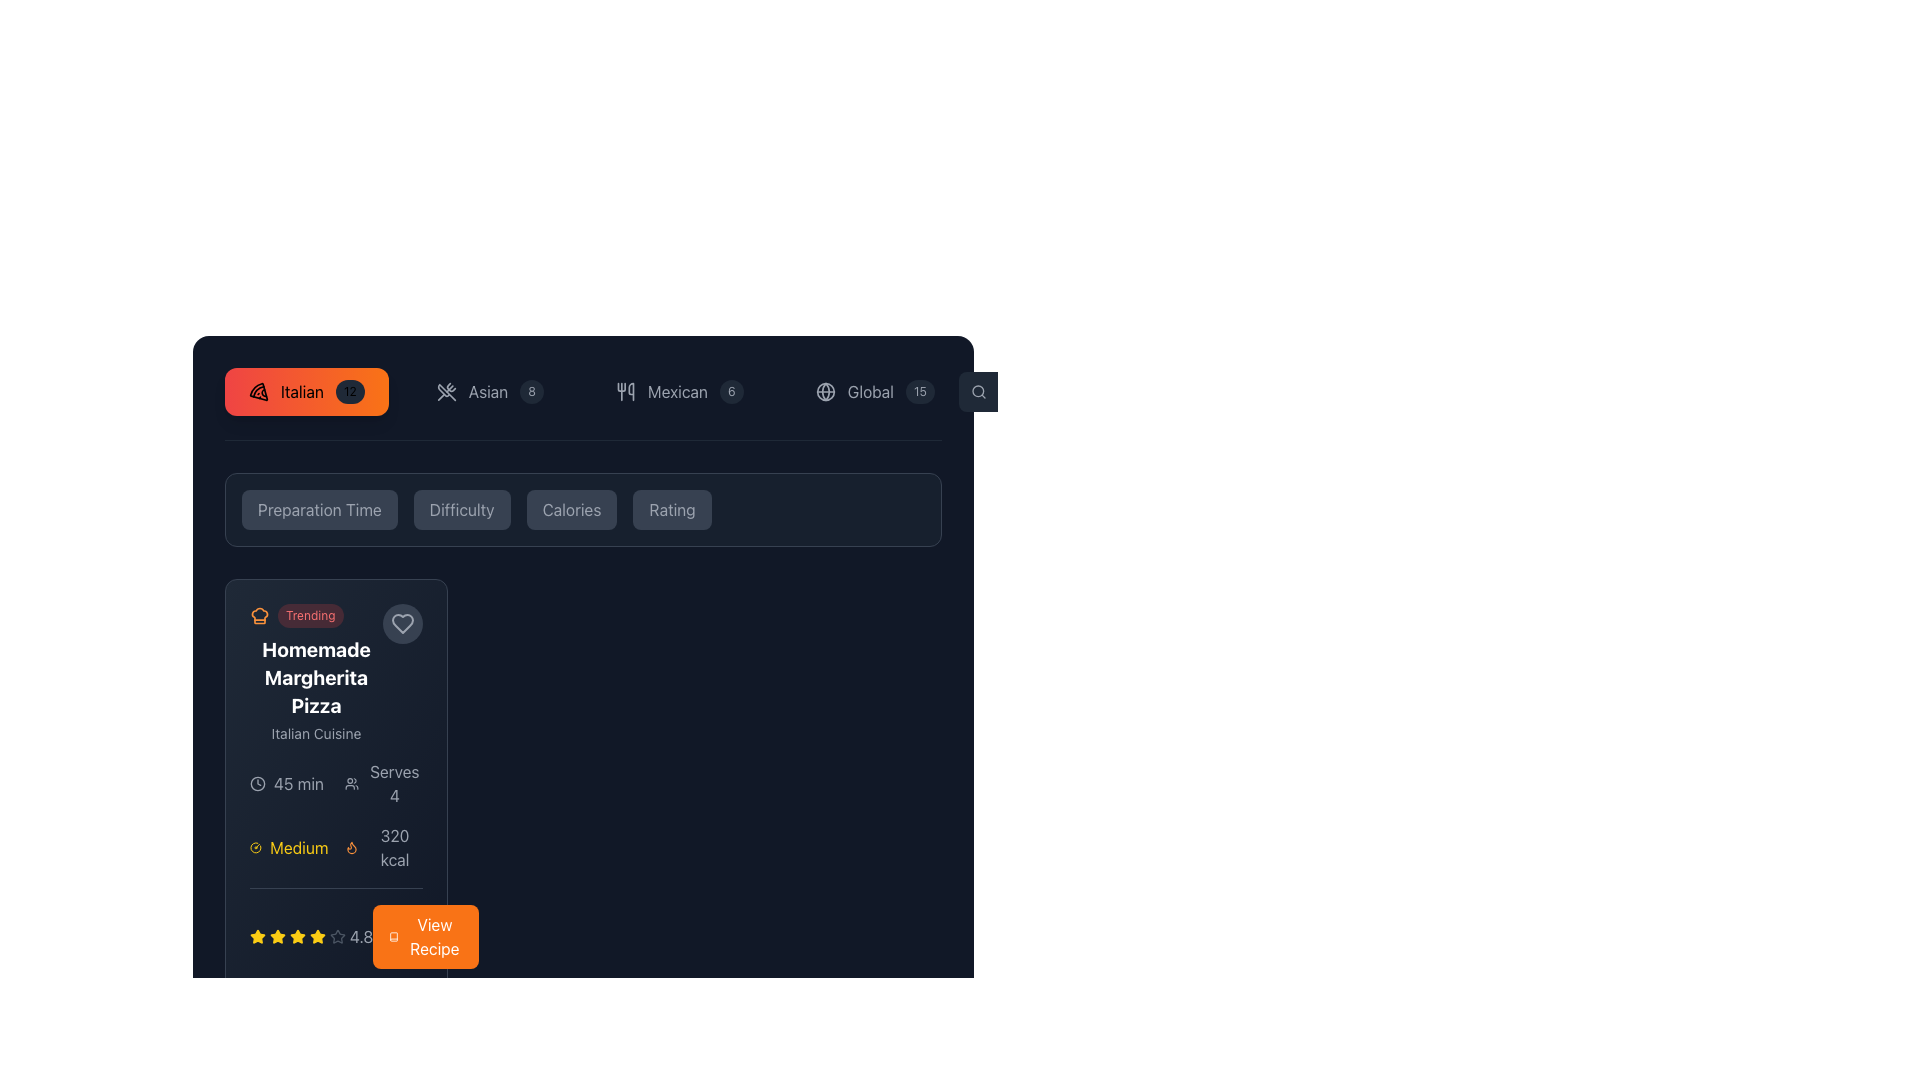 The image size is (1920, 1080). I want to click on the text label within the clickable button located at the lower-right corner of the recipe card, so click(433, 937).